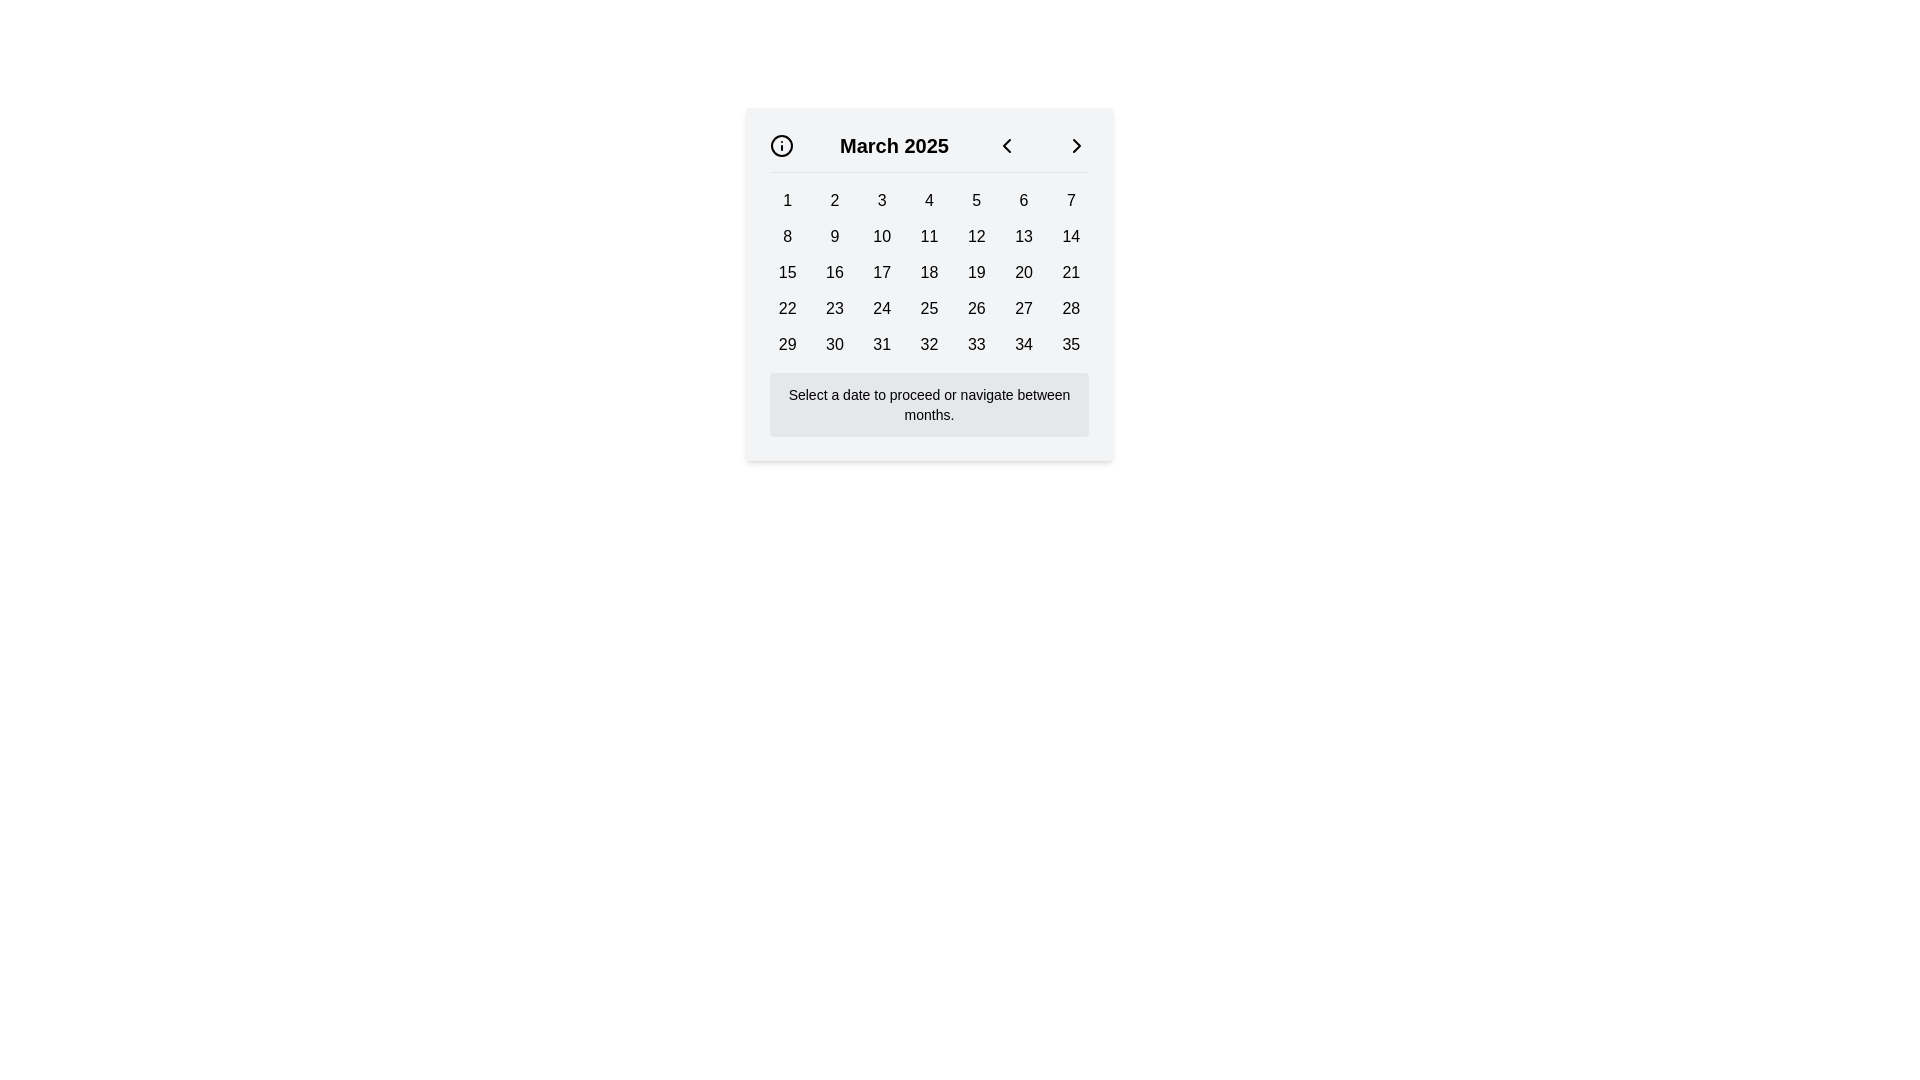  I want to click on the navigation button for the next month in the calendar, positioned at the far right of the horizontal bar next to 'March 2025', so click(1075, 145).